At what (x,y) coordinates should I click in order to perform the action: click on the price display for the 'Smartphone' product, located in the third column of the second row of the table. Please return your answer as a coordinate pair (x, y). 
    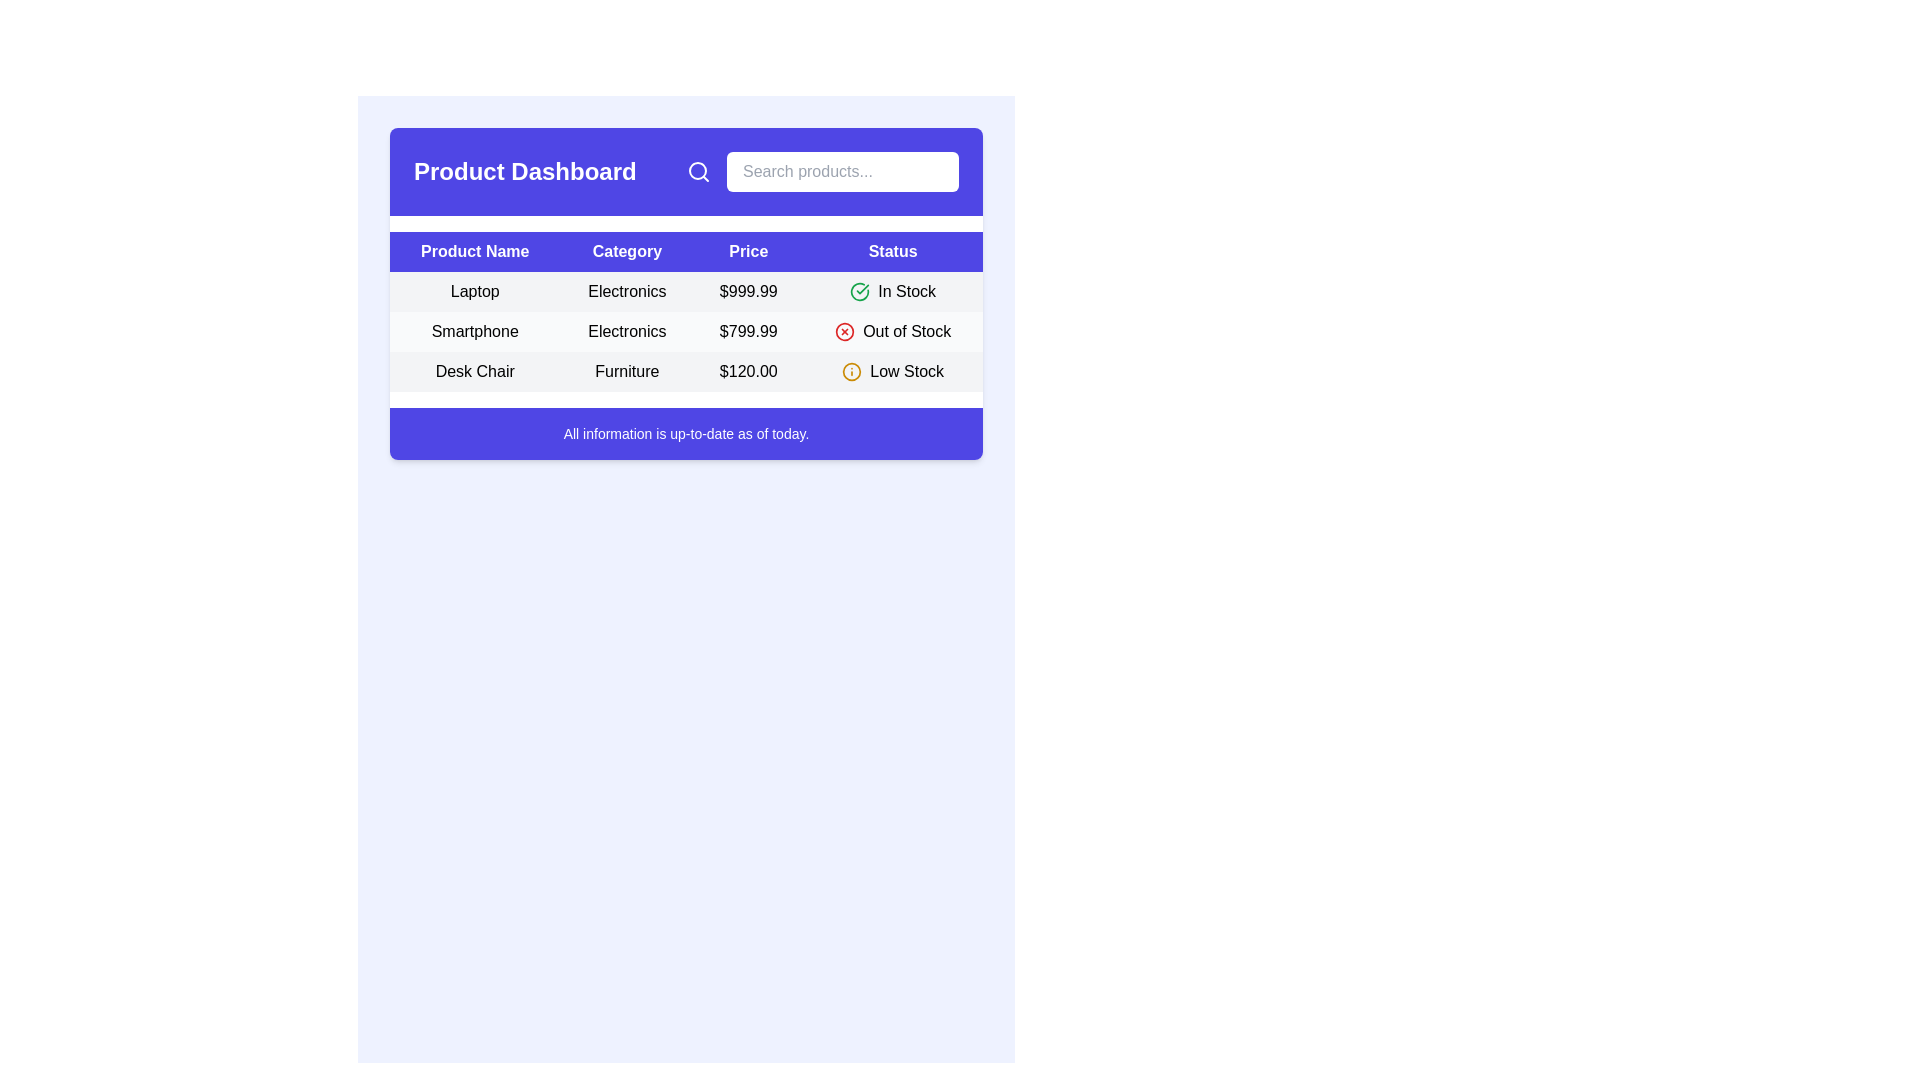
    Looking at the image, I should click on (747, 330).